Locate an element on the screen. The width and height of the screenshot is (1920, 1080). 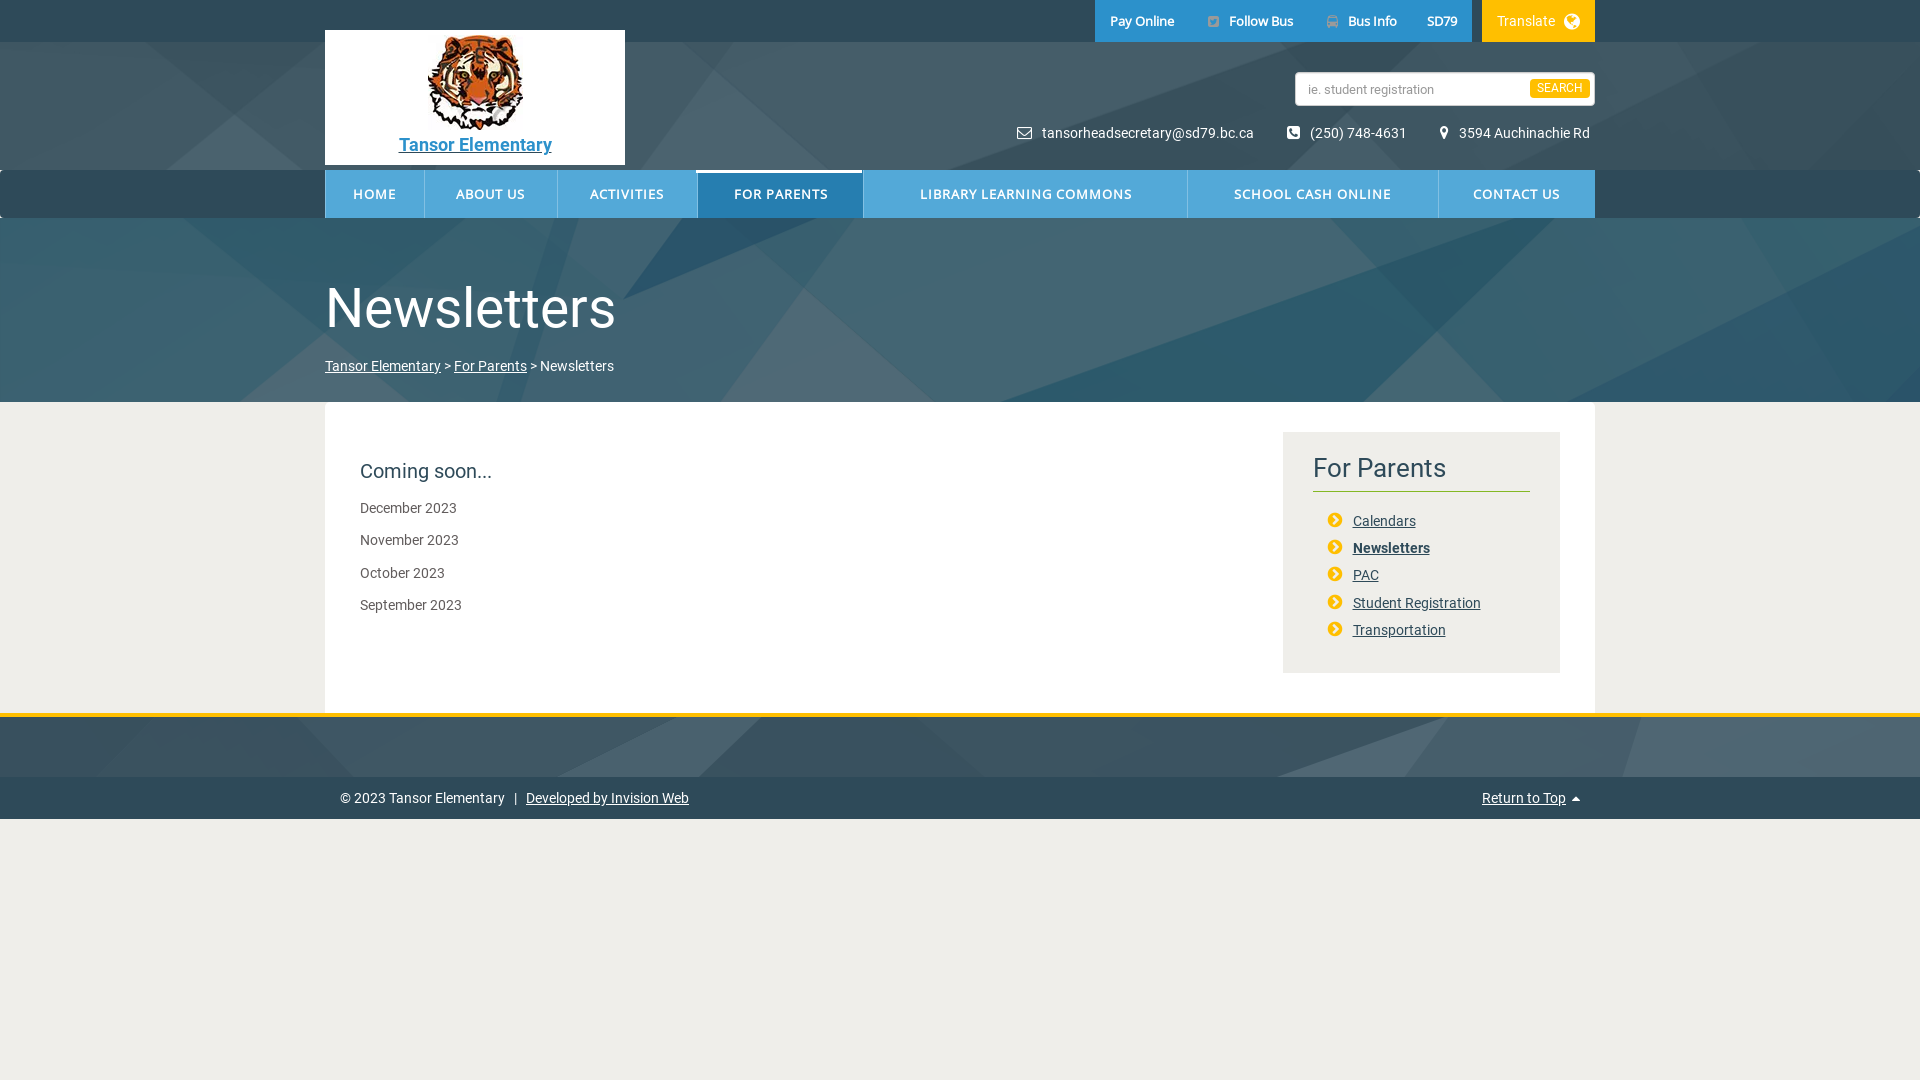
'Developed by Invision Web' is located at coordinates (606, 797).